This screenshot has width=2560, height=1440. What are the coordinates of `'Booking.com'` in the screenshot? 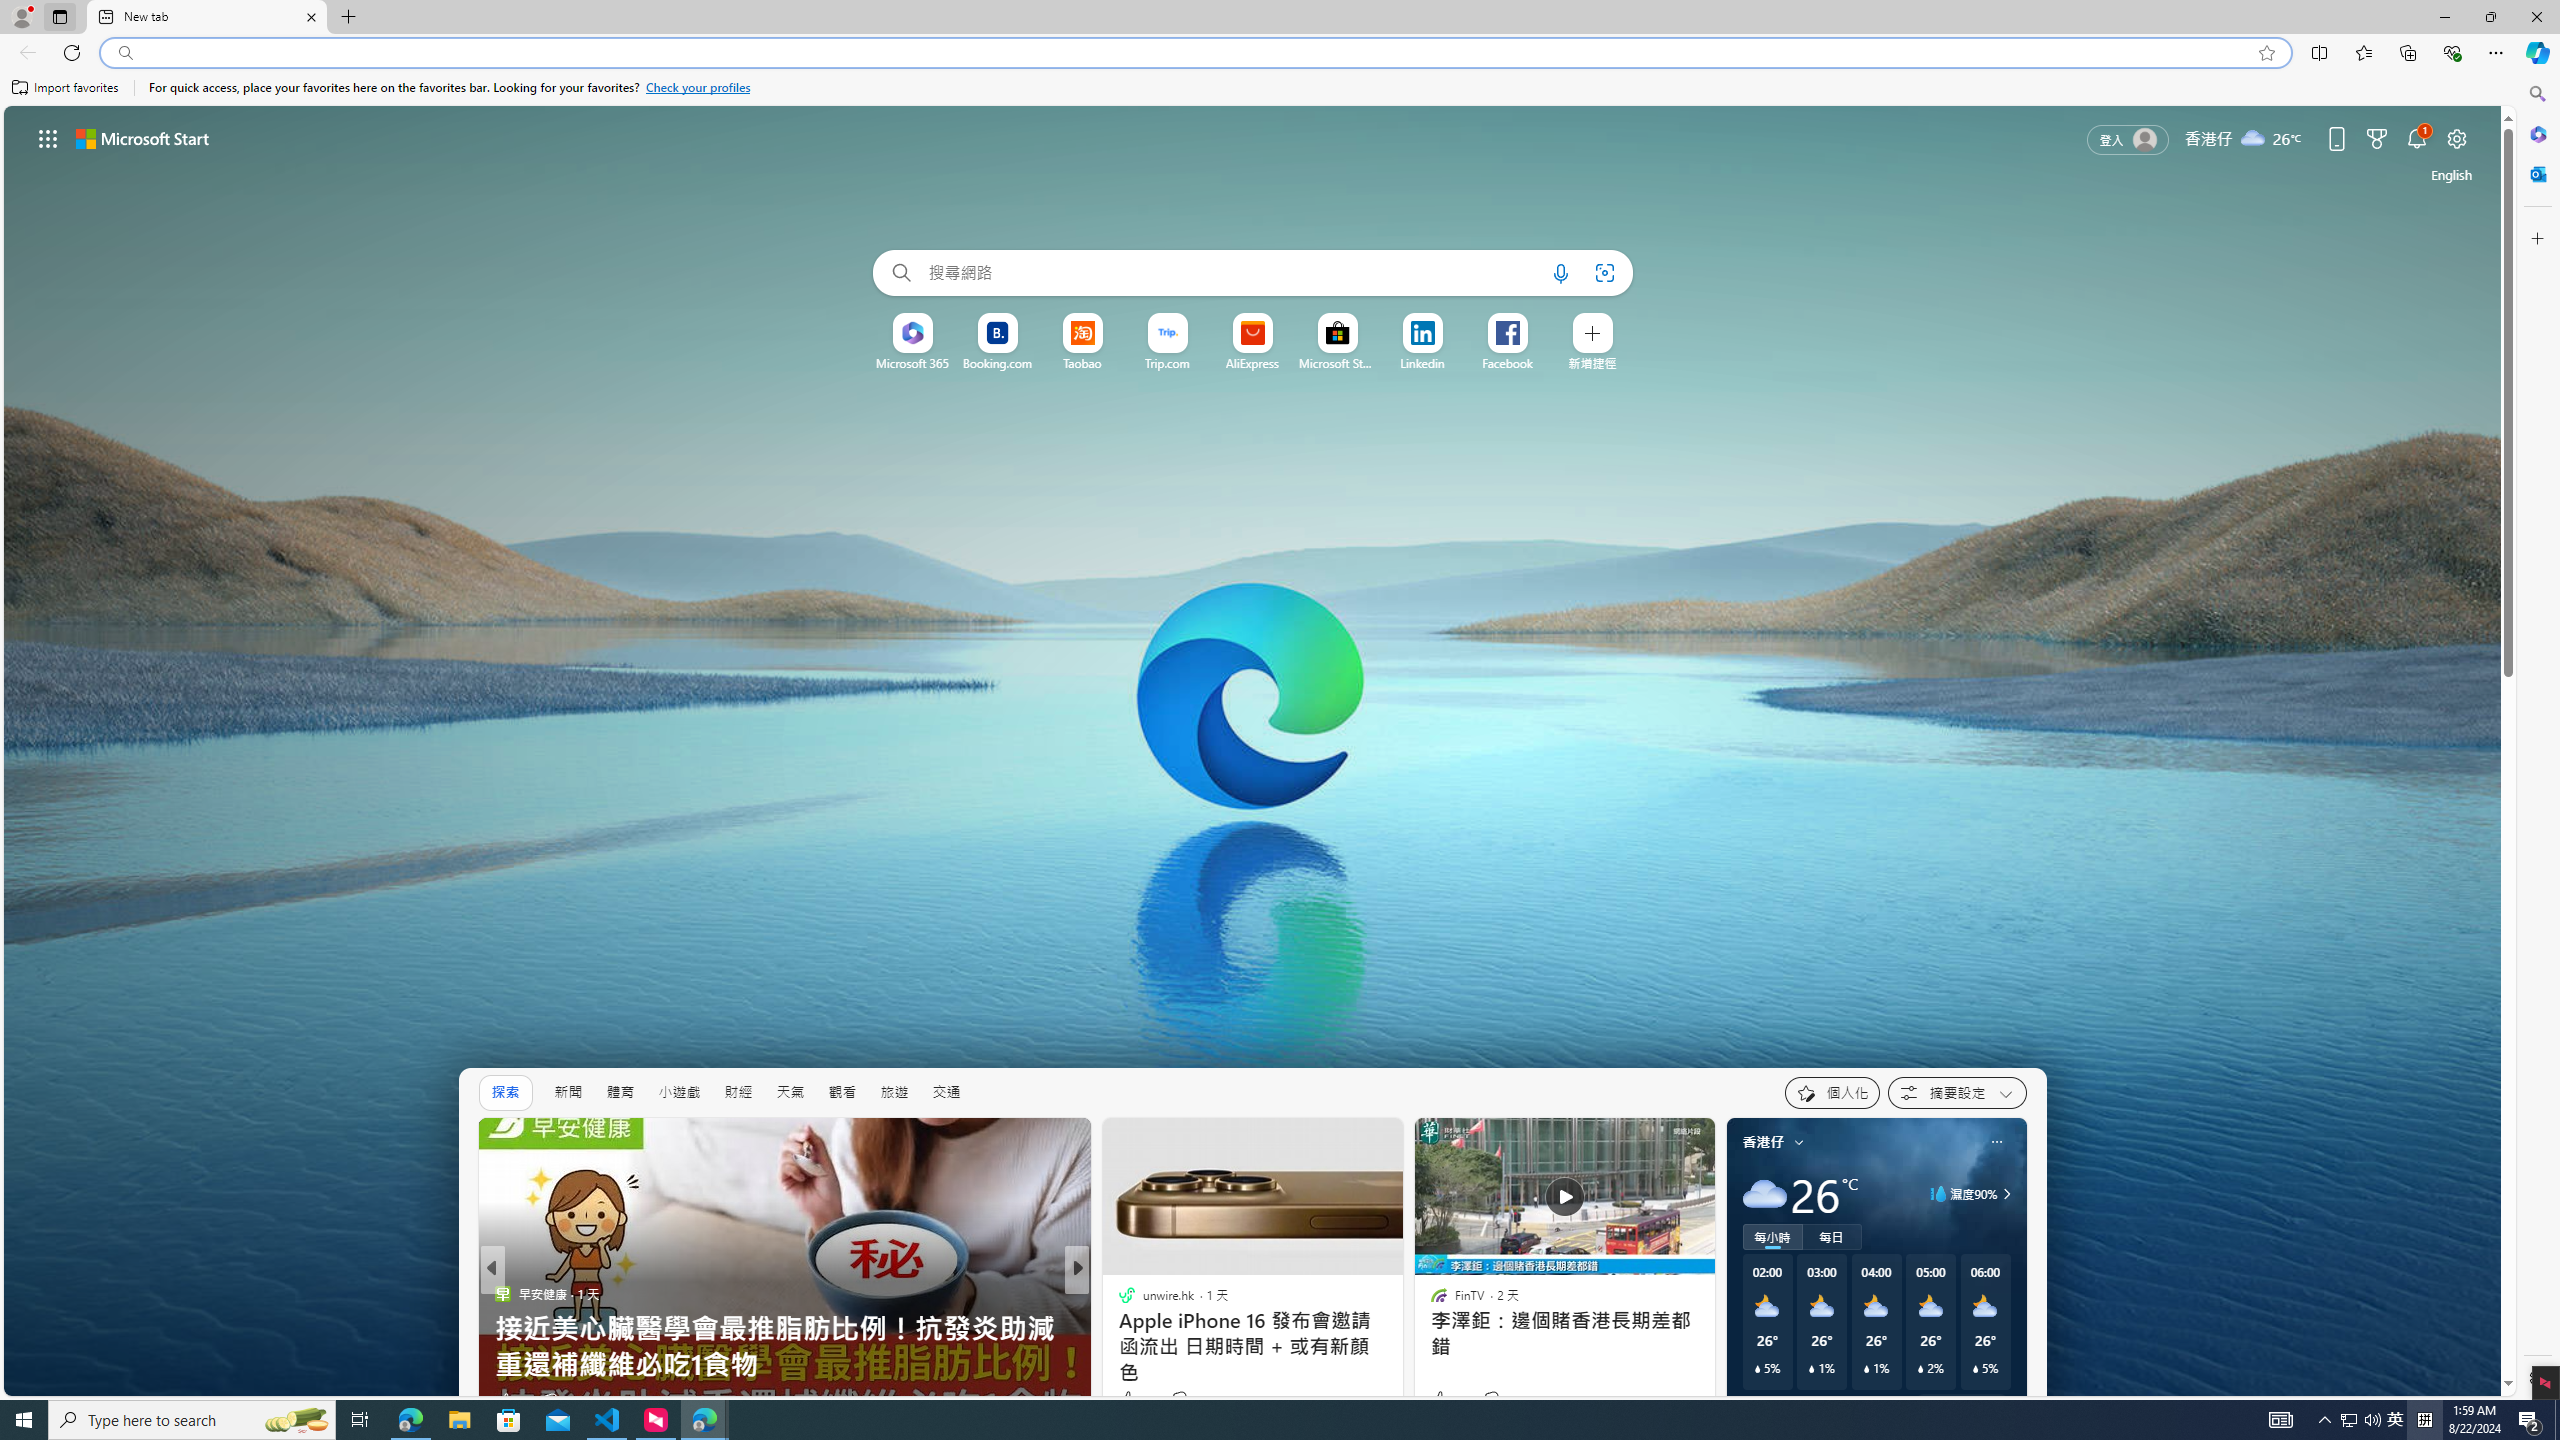 It's located at (998, 363).